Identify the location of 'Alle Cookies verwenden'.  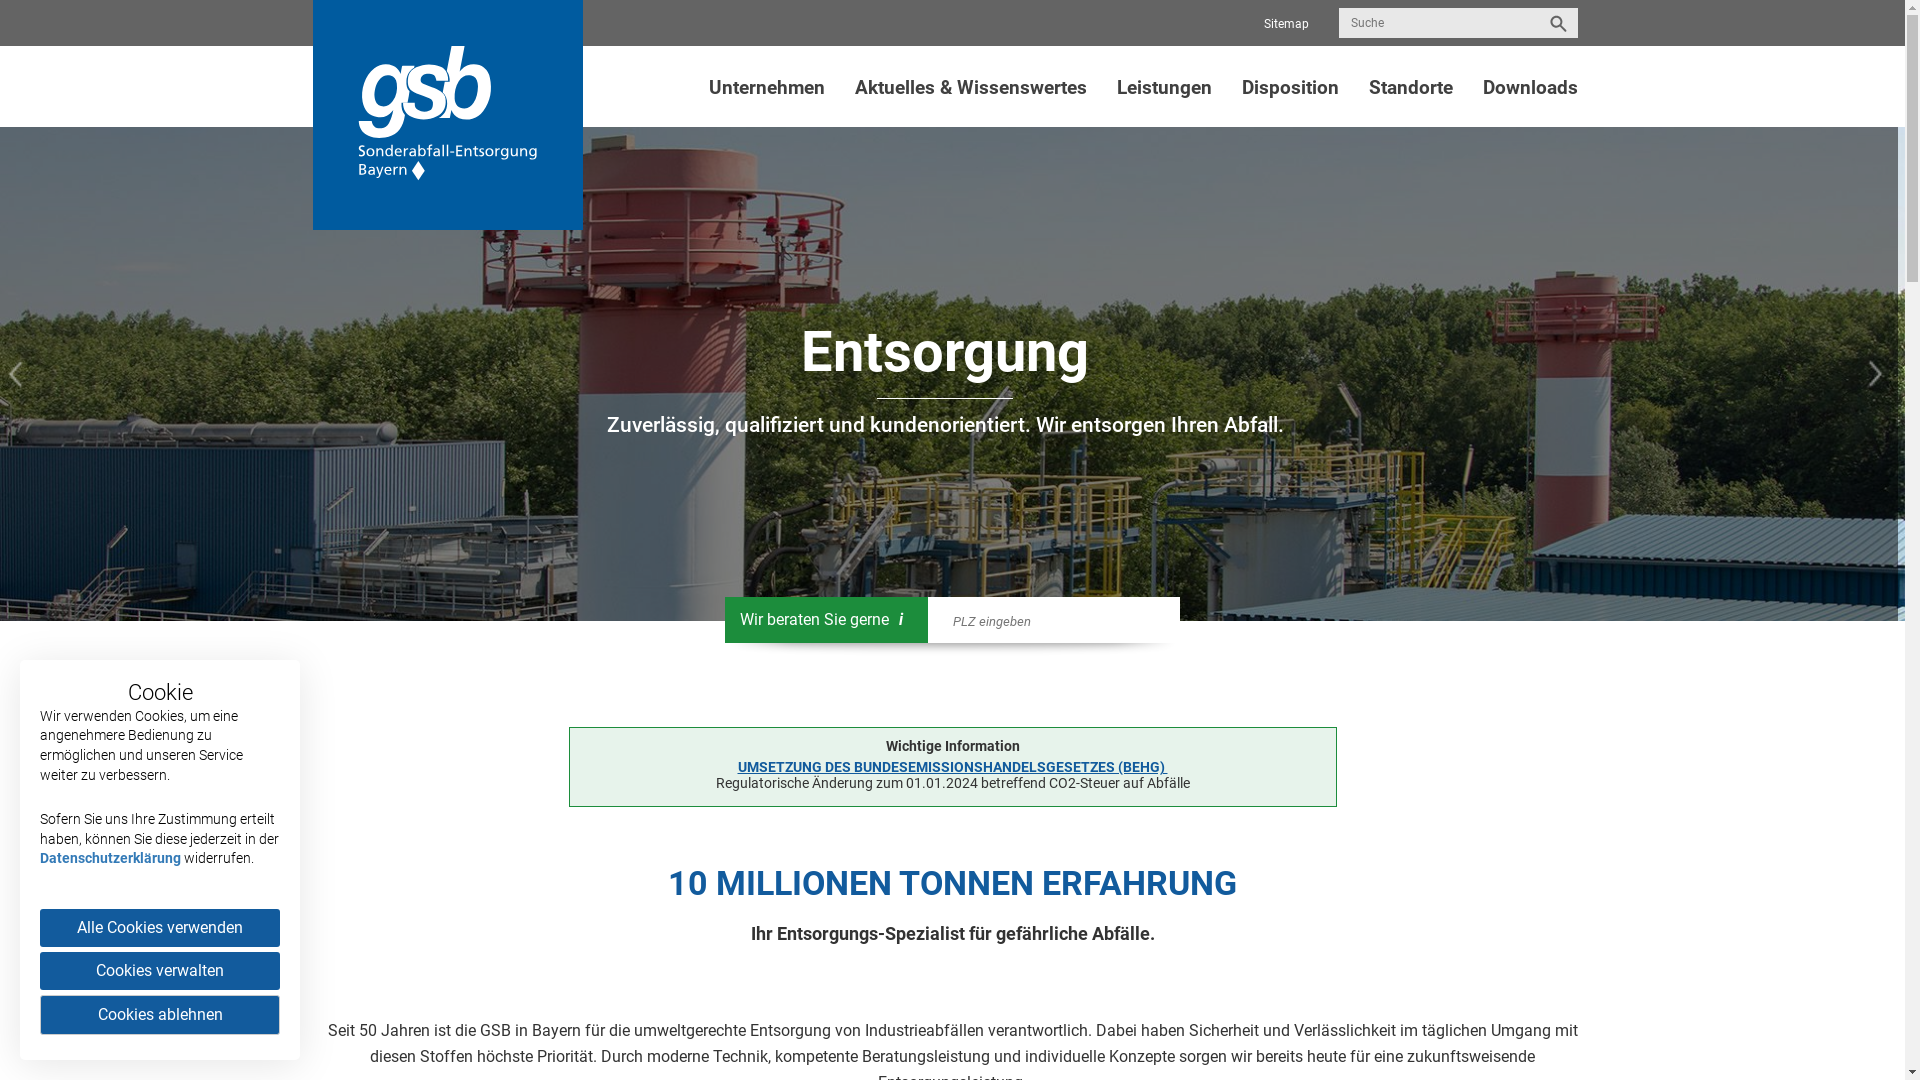
(158, 928).